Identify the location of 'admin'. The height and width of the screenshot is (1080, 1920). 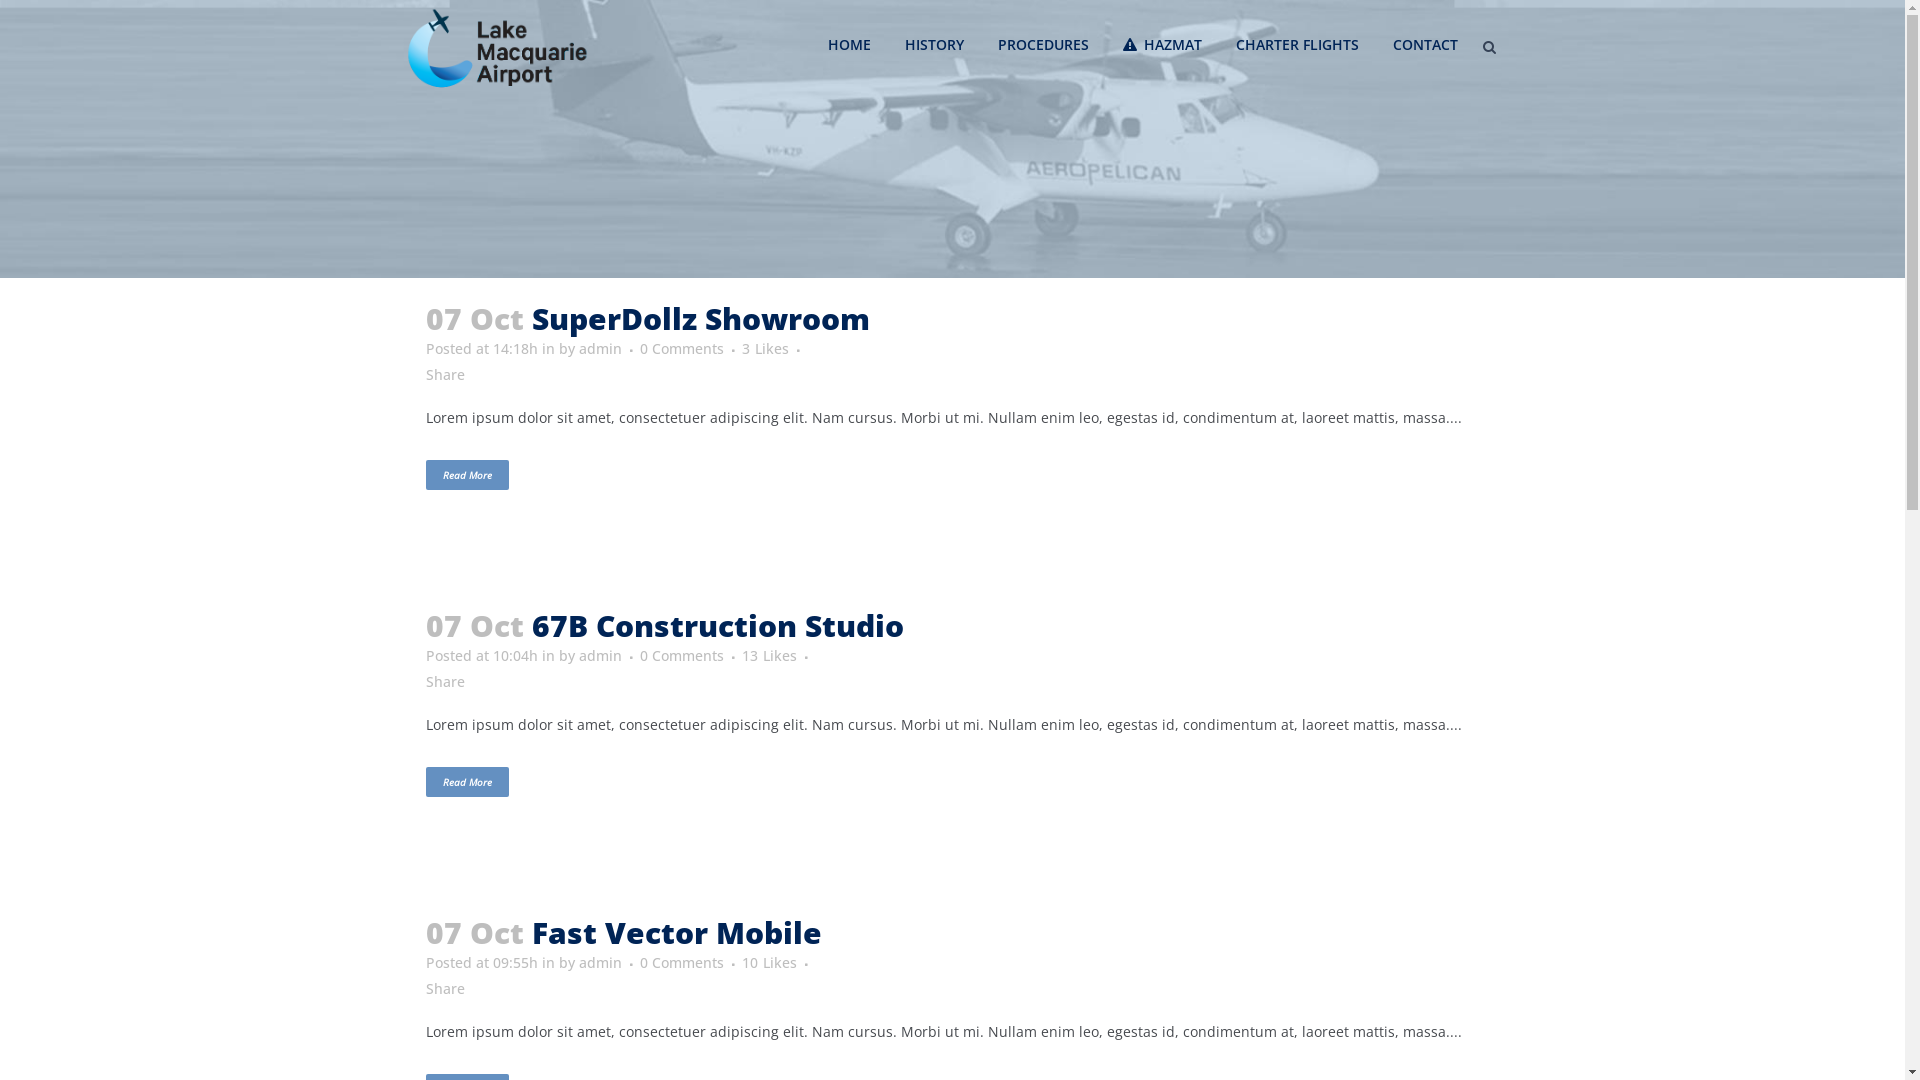
(598, 347).